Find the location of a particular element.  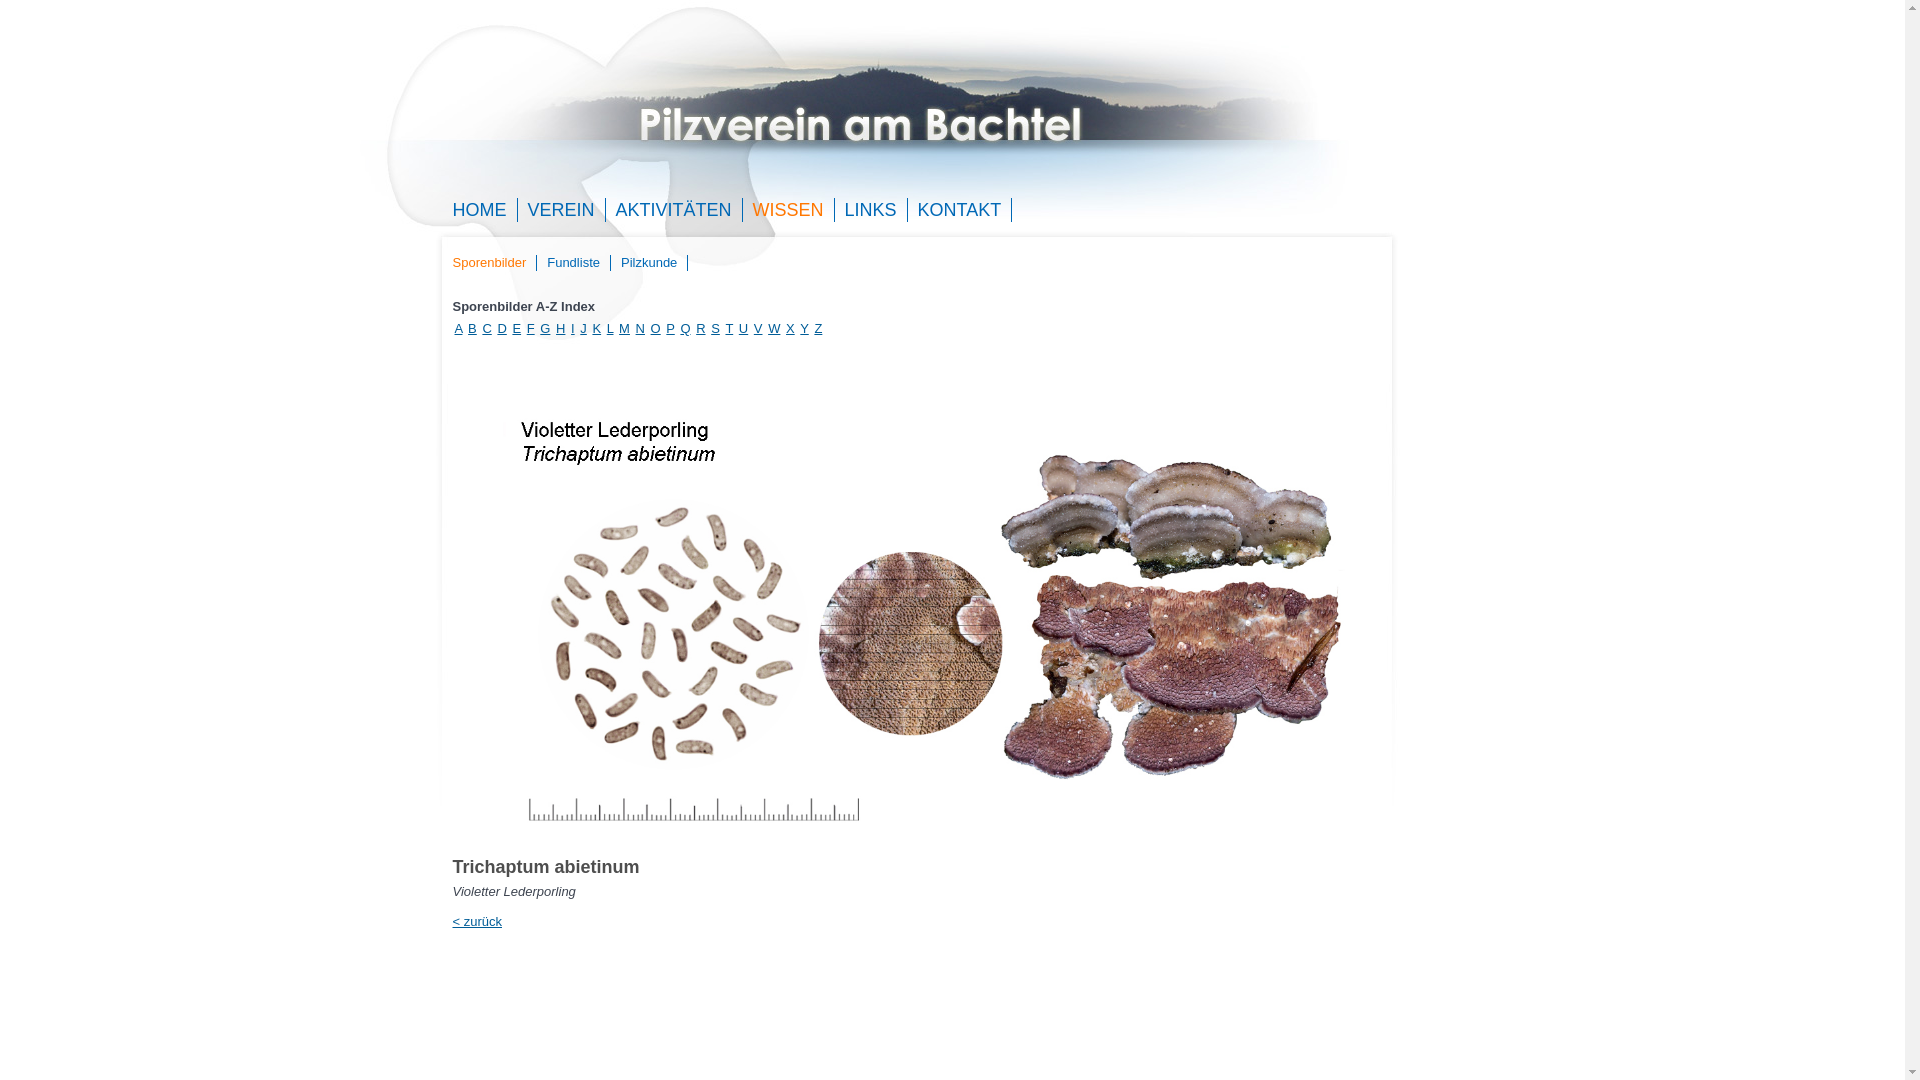

'K' is located at coordinates (595, 327).